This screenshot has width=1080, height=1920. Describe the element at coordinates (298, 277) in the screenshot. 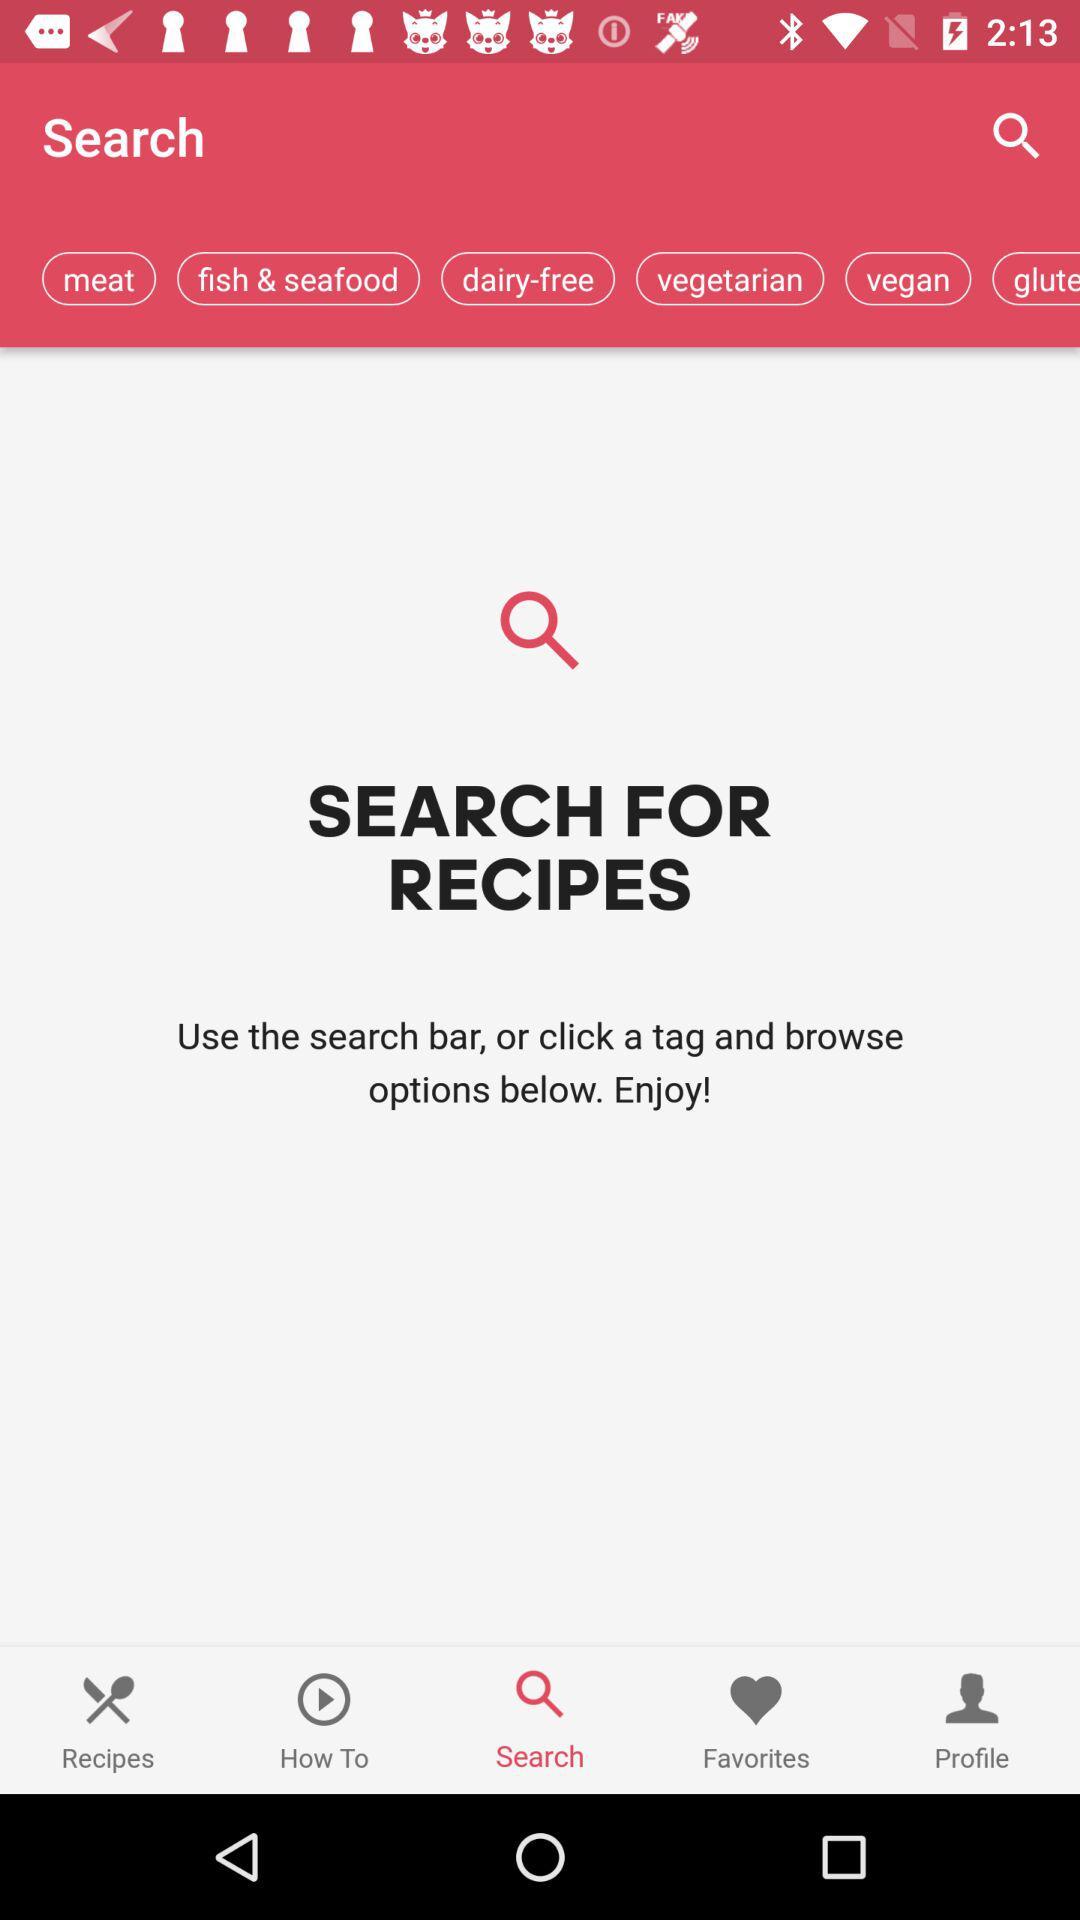

I see `item below search` at that location.